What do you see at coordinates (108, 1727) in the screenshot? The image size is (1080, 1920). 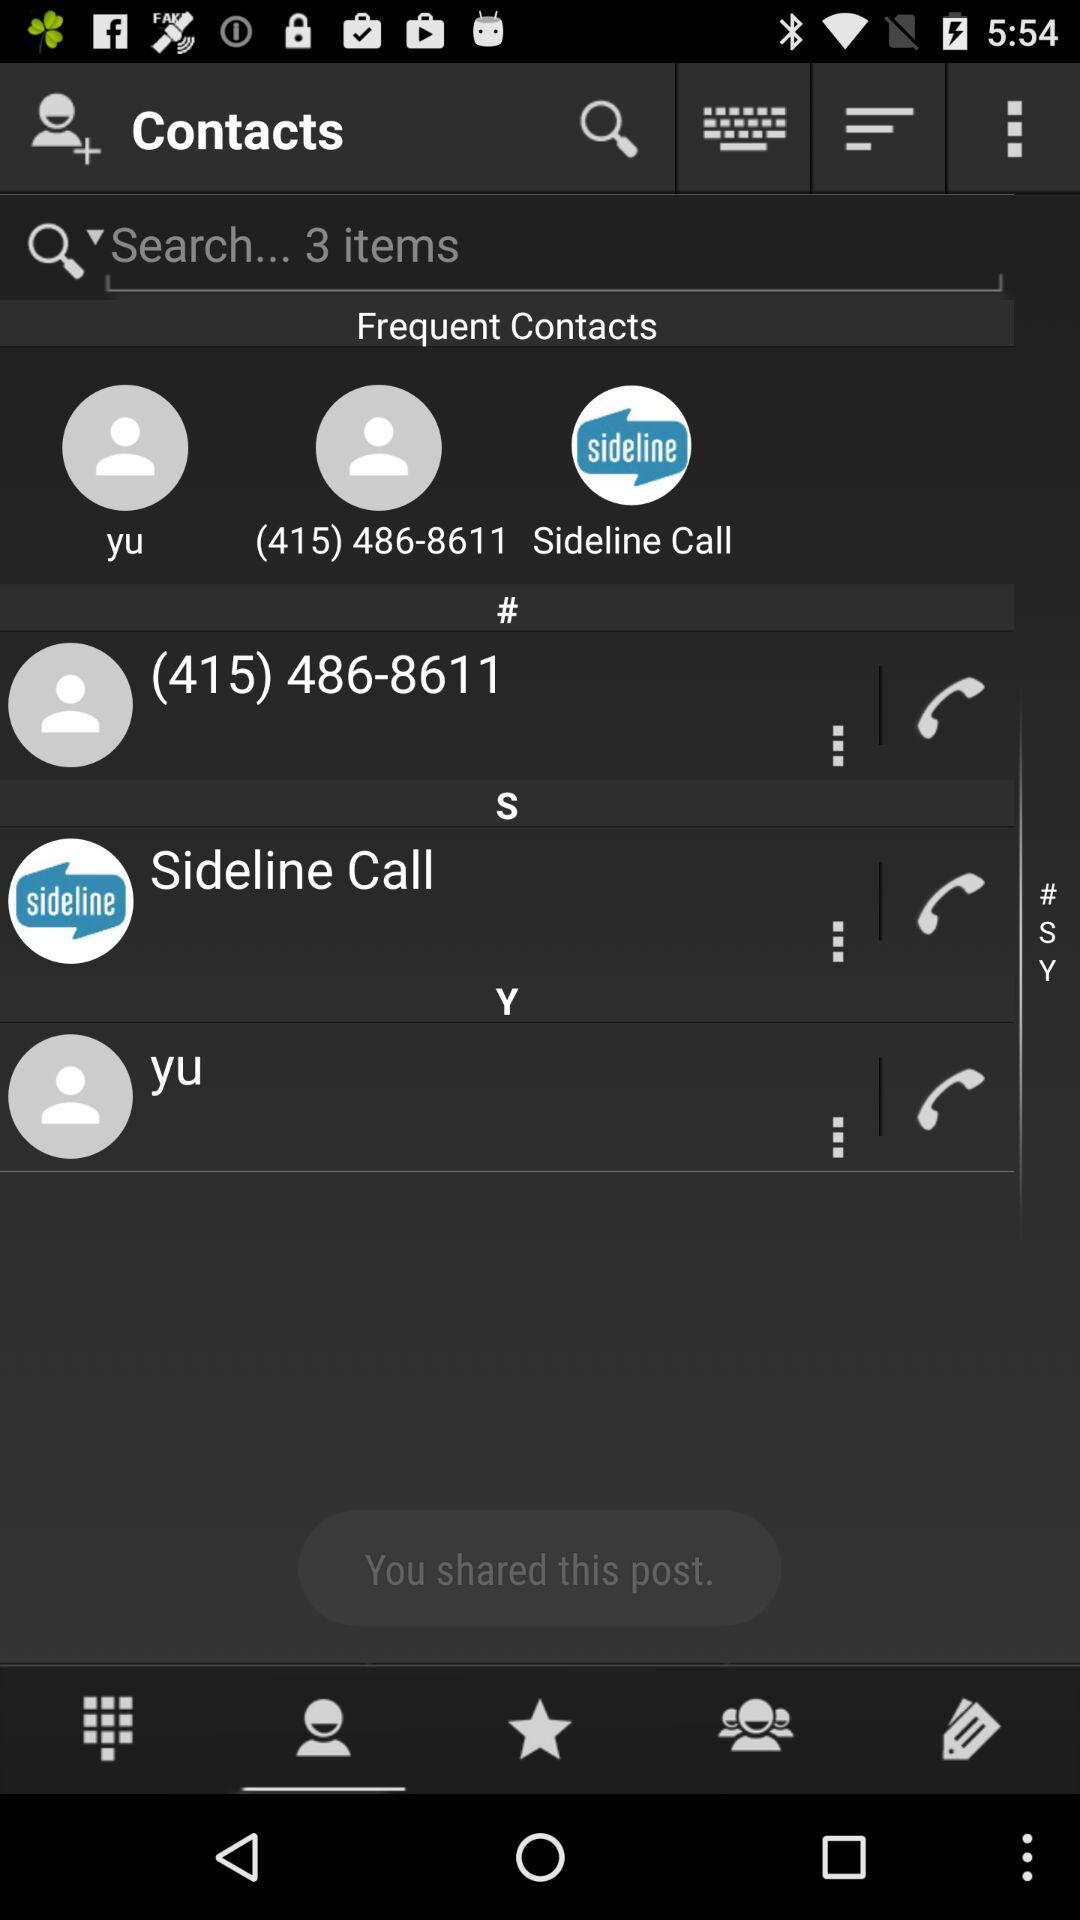 I see `open keypad` at bounding box center [108, 1727].